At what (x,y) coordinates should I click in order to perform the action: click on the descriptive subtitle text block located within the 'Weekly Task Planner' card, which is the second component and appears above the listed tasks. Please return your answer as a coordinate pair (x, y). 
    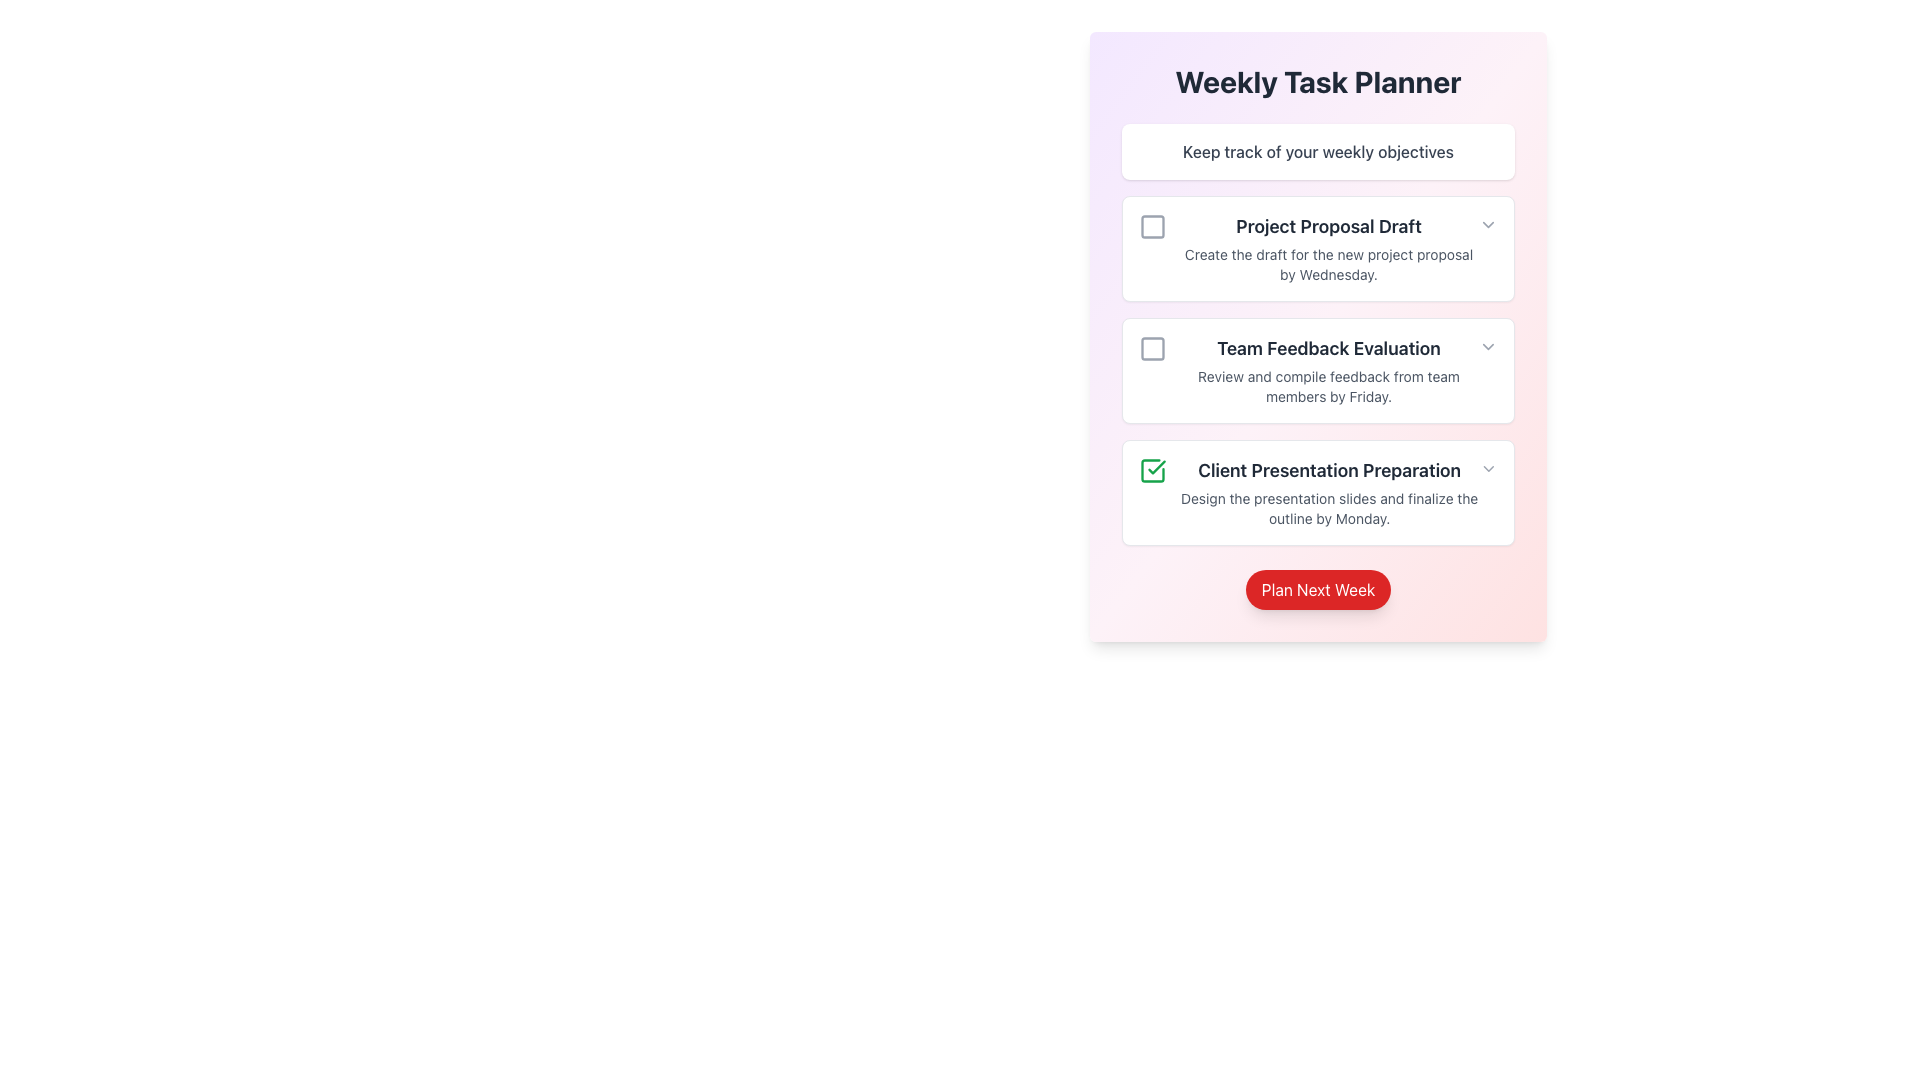
    Looking at the image, I should click on (1318, 150).